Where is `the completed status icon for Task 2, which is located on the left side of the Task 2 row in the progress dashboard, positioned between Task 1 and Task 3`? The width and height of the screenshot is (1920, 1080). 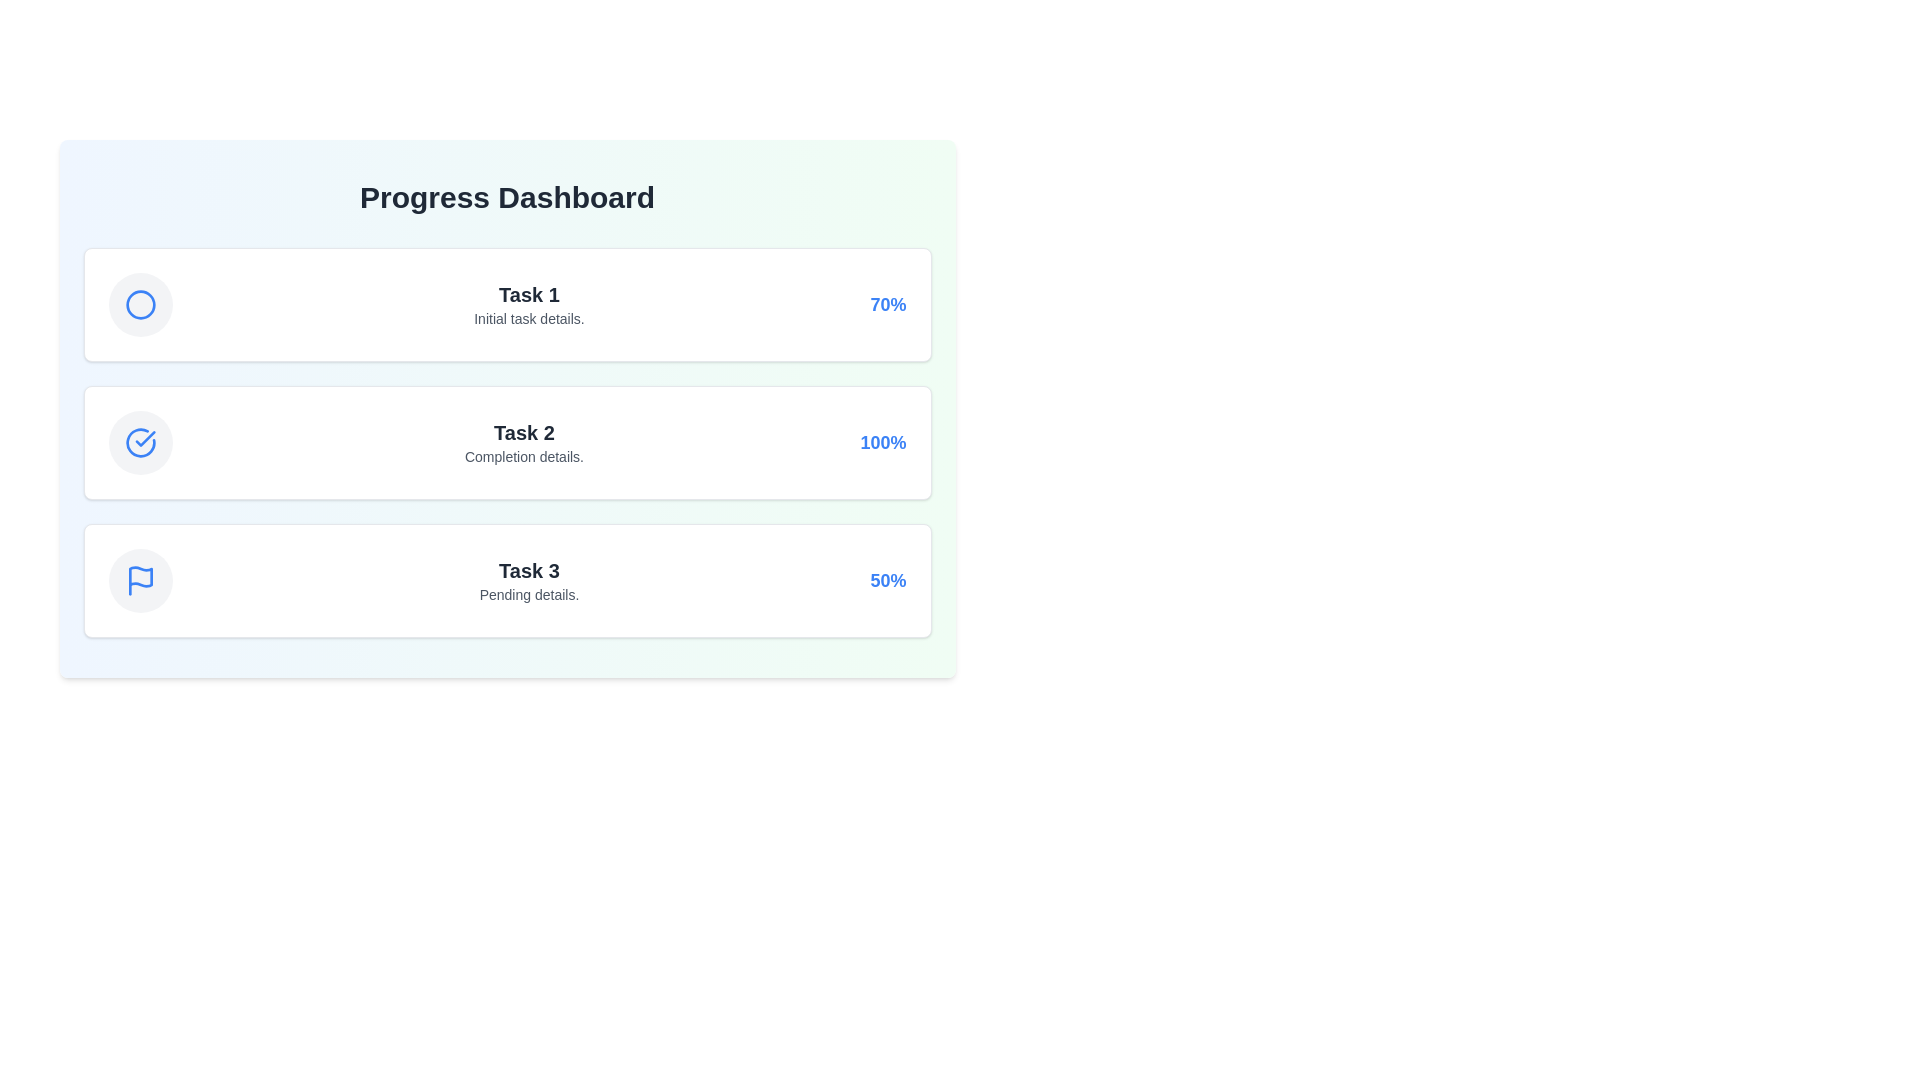
the completed status icon for Task 2, which is located on the left side of the Task 2 row in the progress dashboard, positioned between Task 1 and Task 3 is located at coordinates (139, 442).